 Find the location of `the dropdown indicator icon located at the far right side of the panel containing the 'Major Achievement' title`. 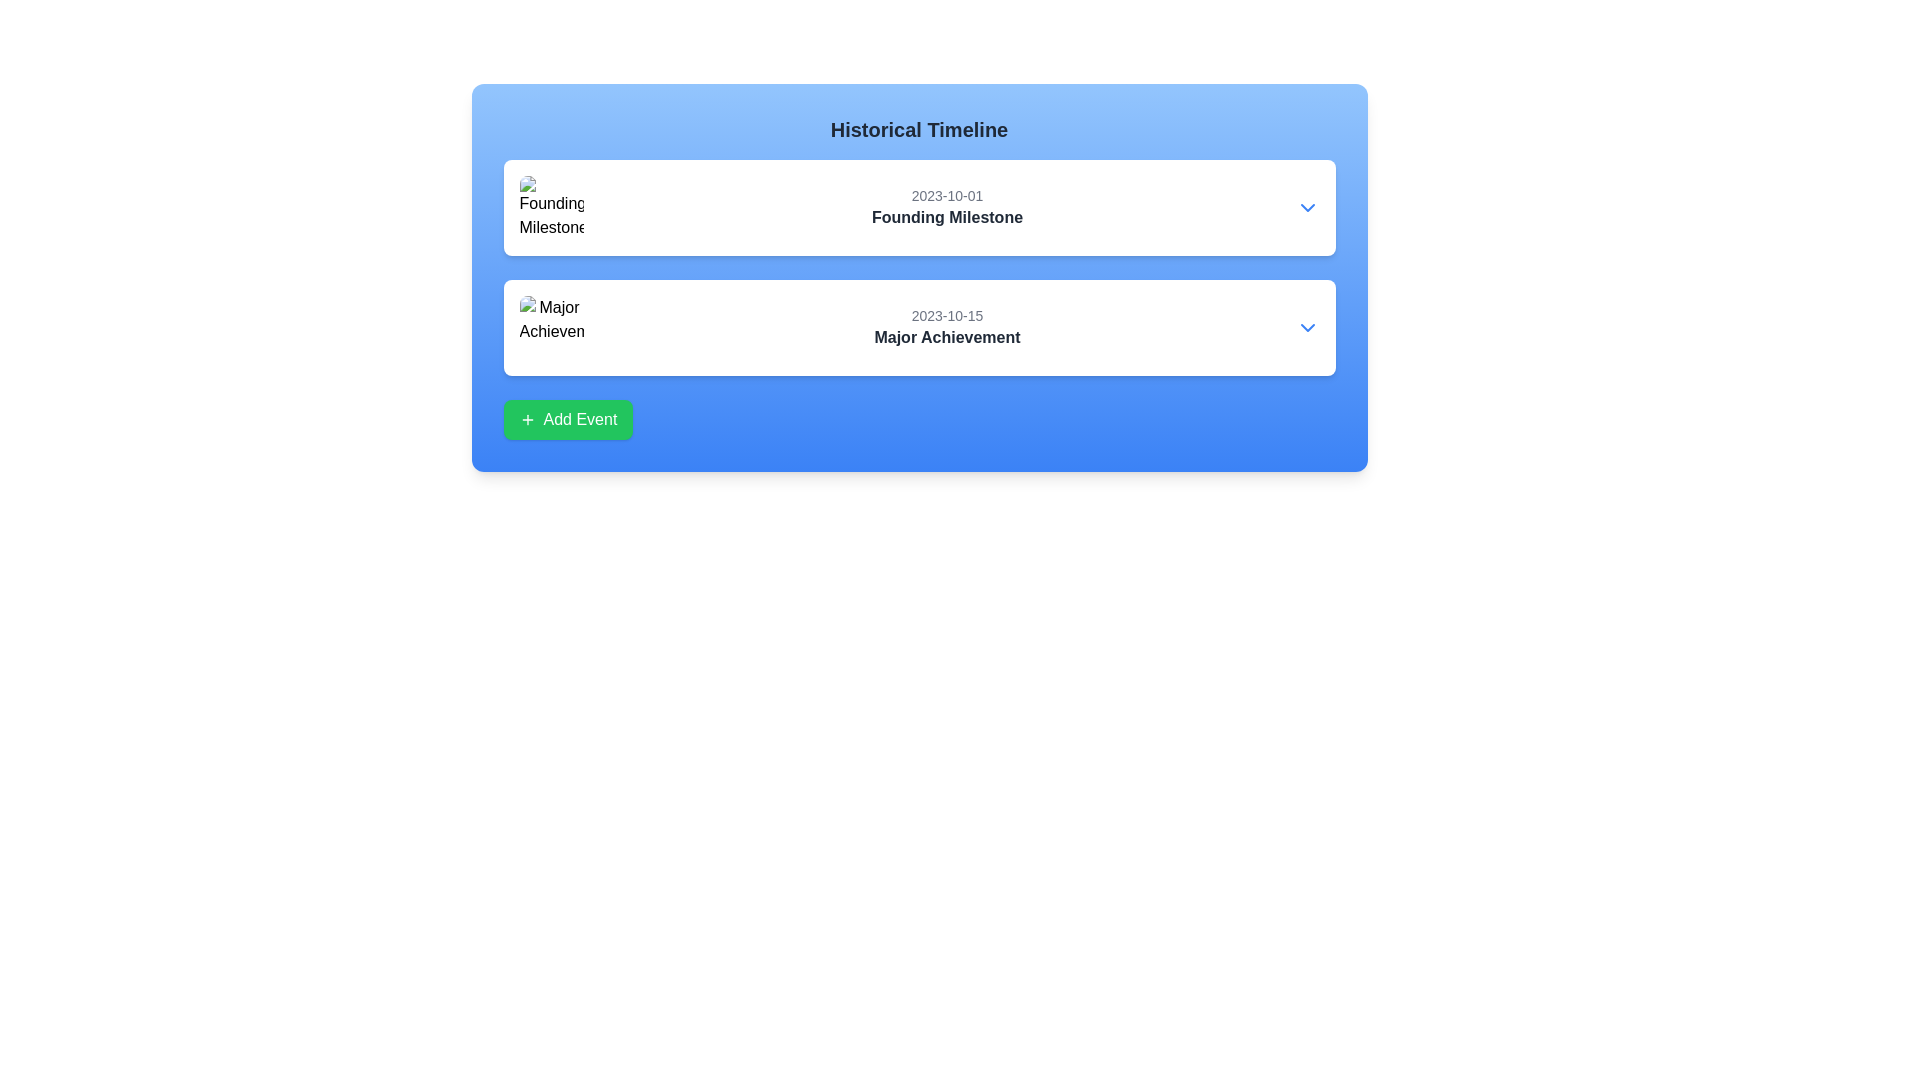

the dropdown indicator icon located at the far right side of the panel containing the 'Major Achievement' title is located at coordinates (1307, 326).